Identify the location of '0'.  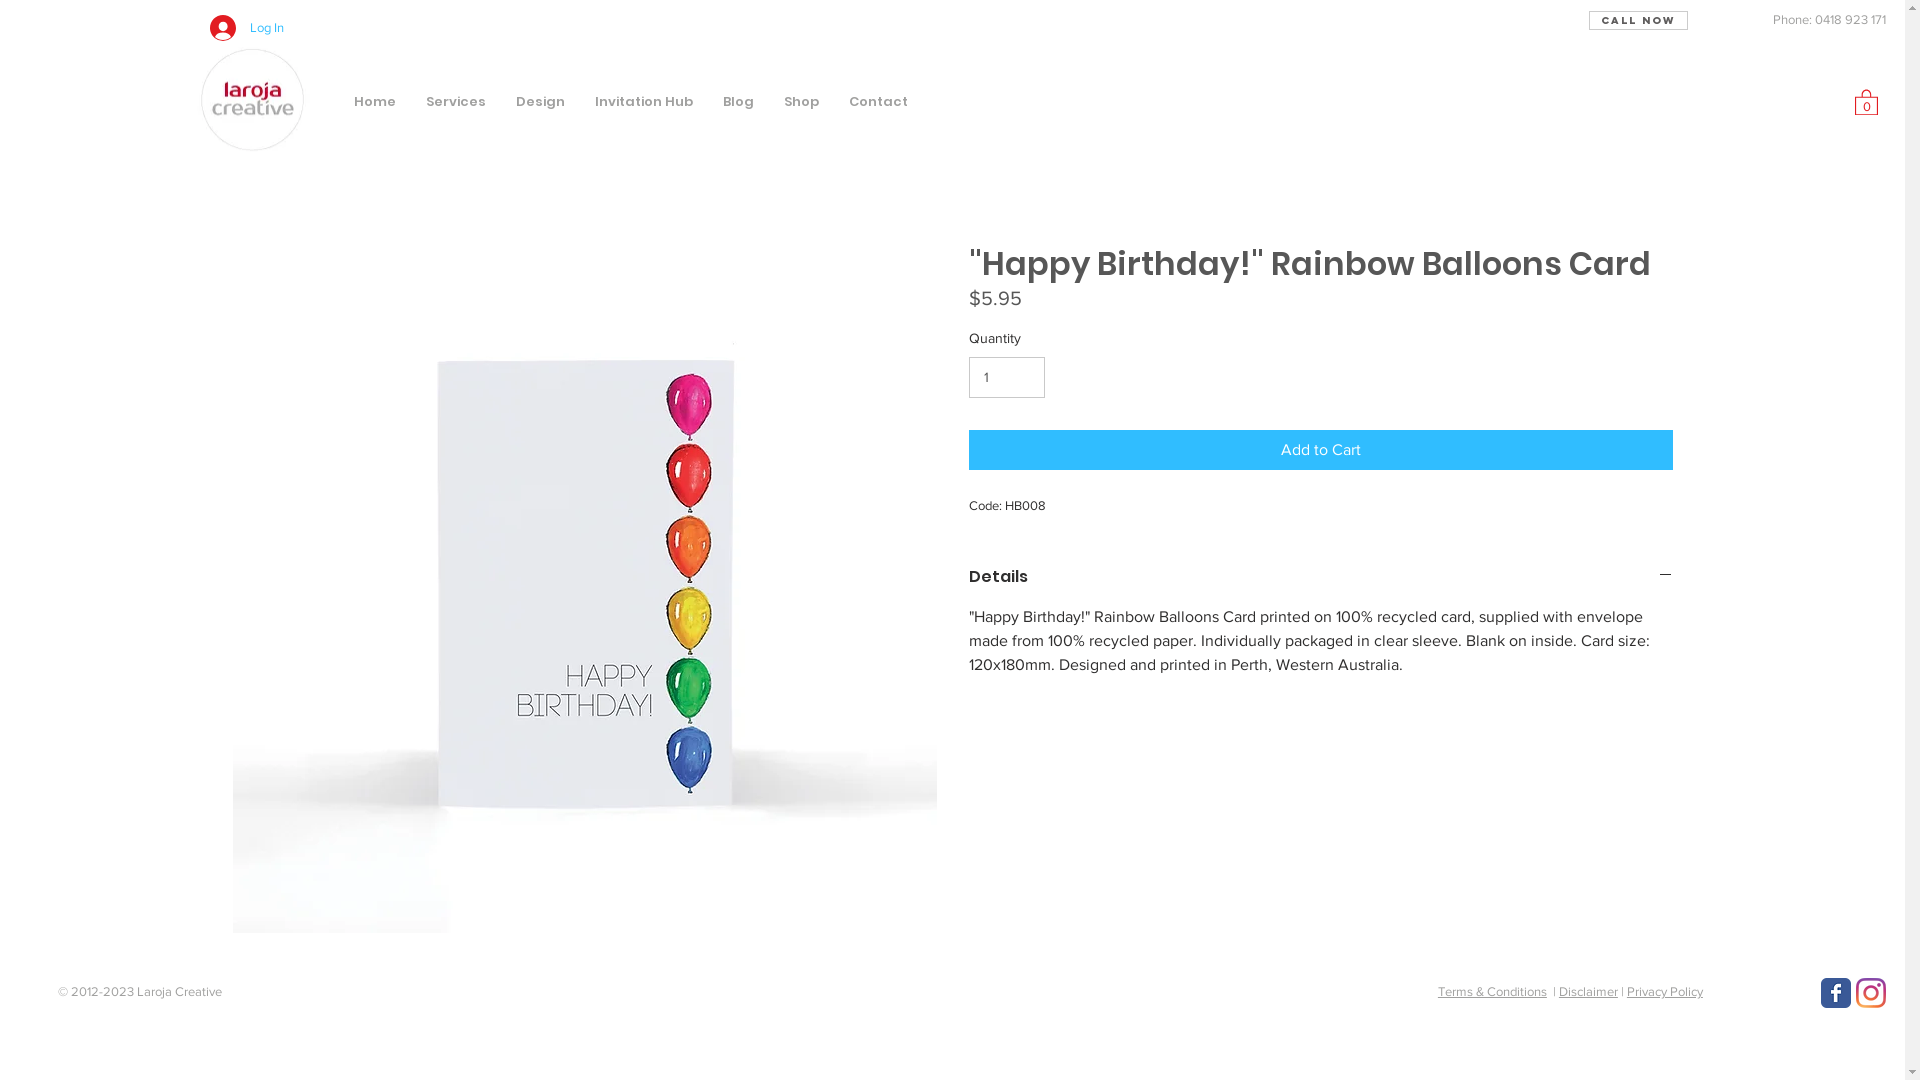
(1864, 101).